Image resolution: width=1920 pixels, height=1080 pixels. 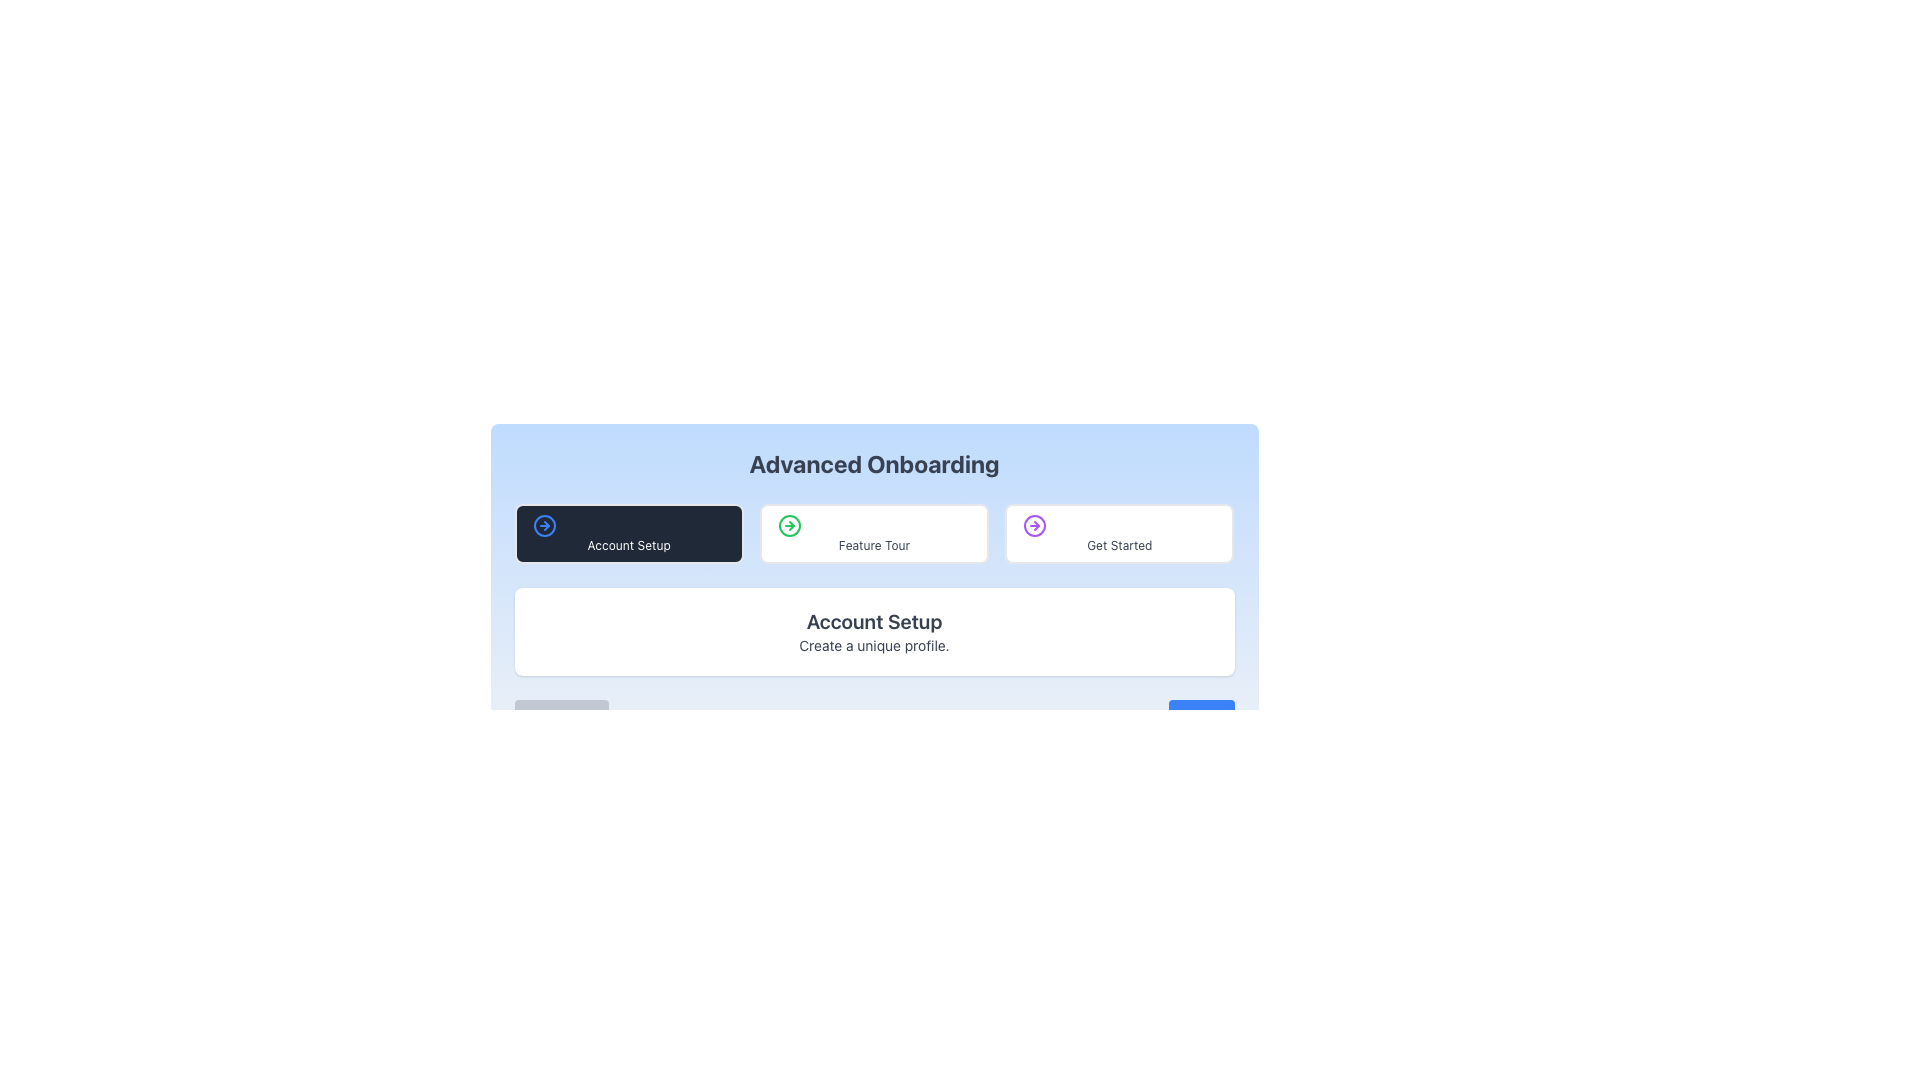 I want to click on the green SVG Circle element that is part of the rightward-pointing arrow icon, located to the left of the 'Feature Tour' text, so click(x=788, y=524).